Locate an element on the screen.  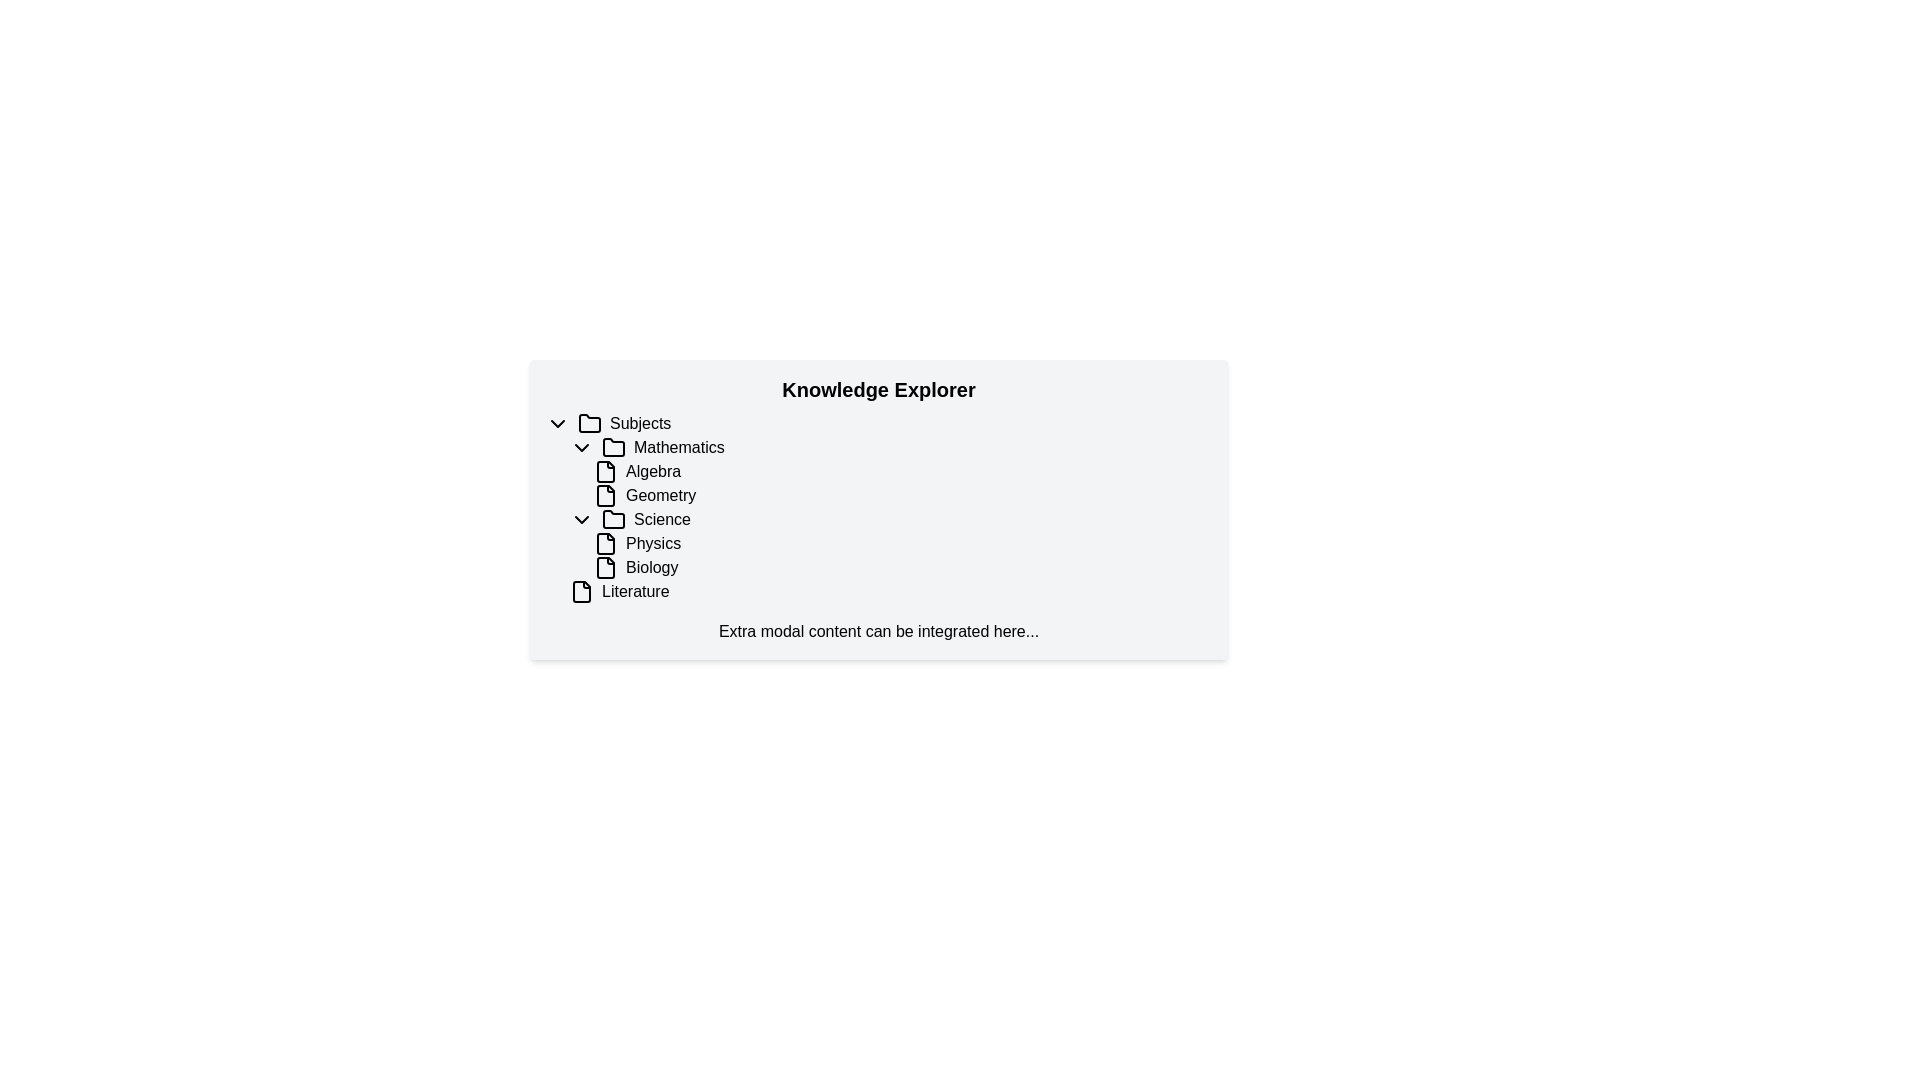
the Dropdown indicator located to the left of the 'Subjects' text in the 'Knowledge Explorer' interface is located at coordinates (557, 423).